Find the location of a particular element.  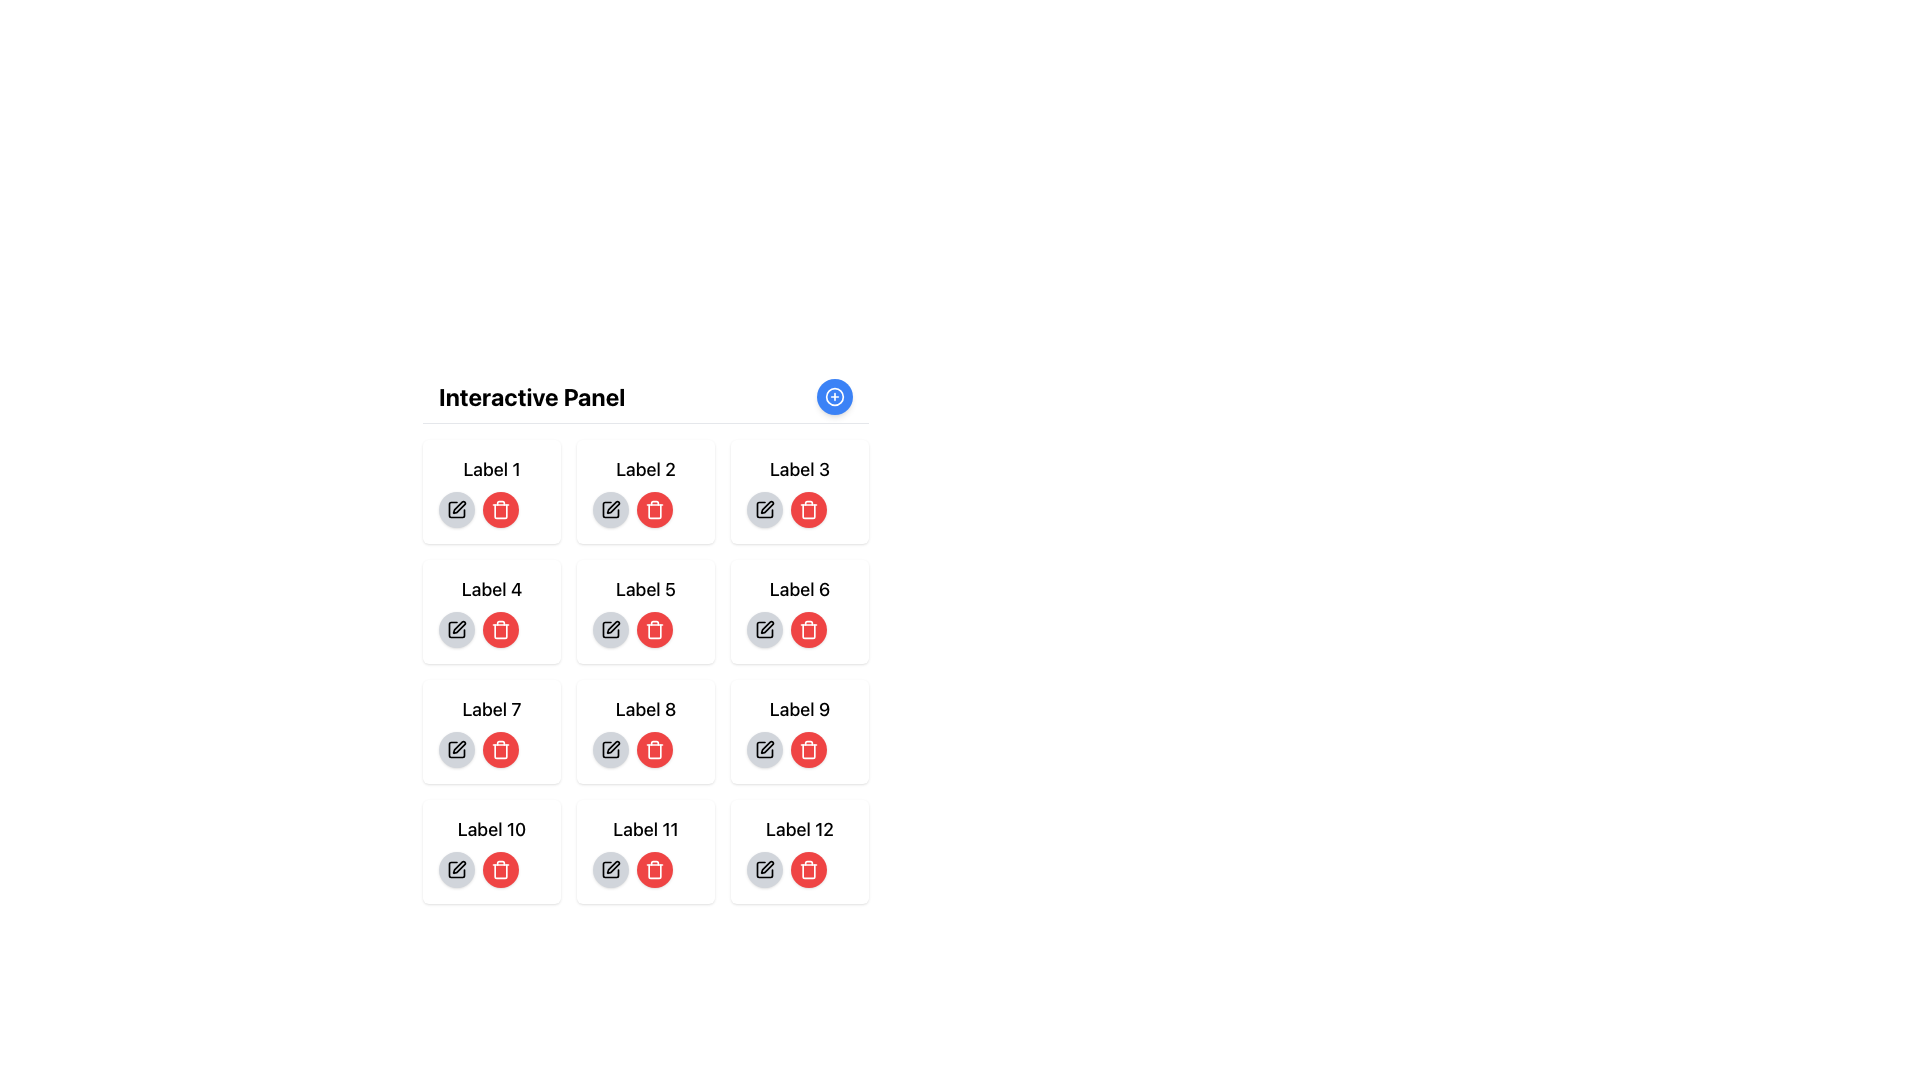

the rounded red button with a trash icon located below the label 'Label 2' is located at coordinates (646, 492).